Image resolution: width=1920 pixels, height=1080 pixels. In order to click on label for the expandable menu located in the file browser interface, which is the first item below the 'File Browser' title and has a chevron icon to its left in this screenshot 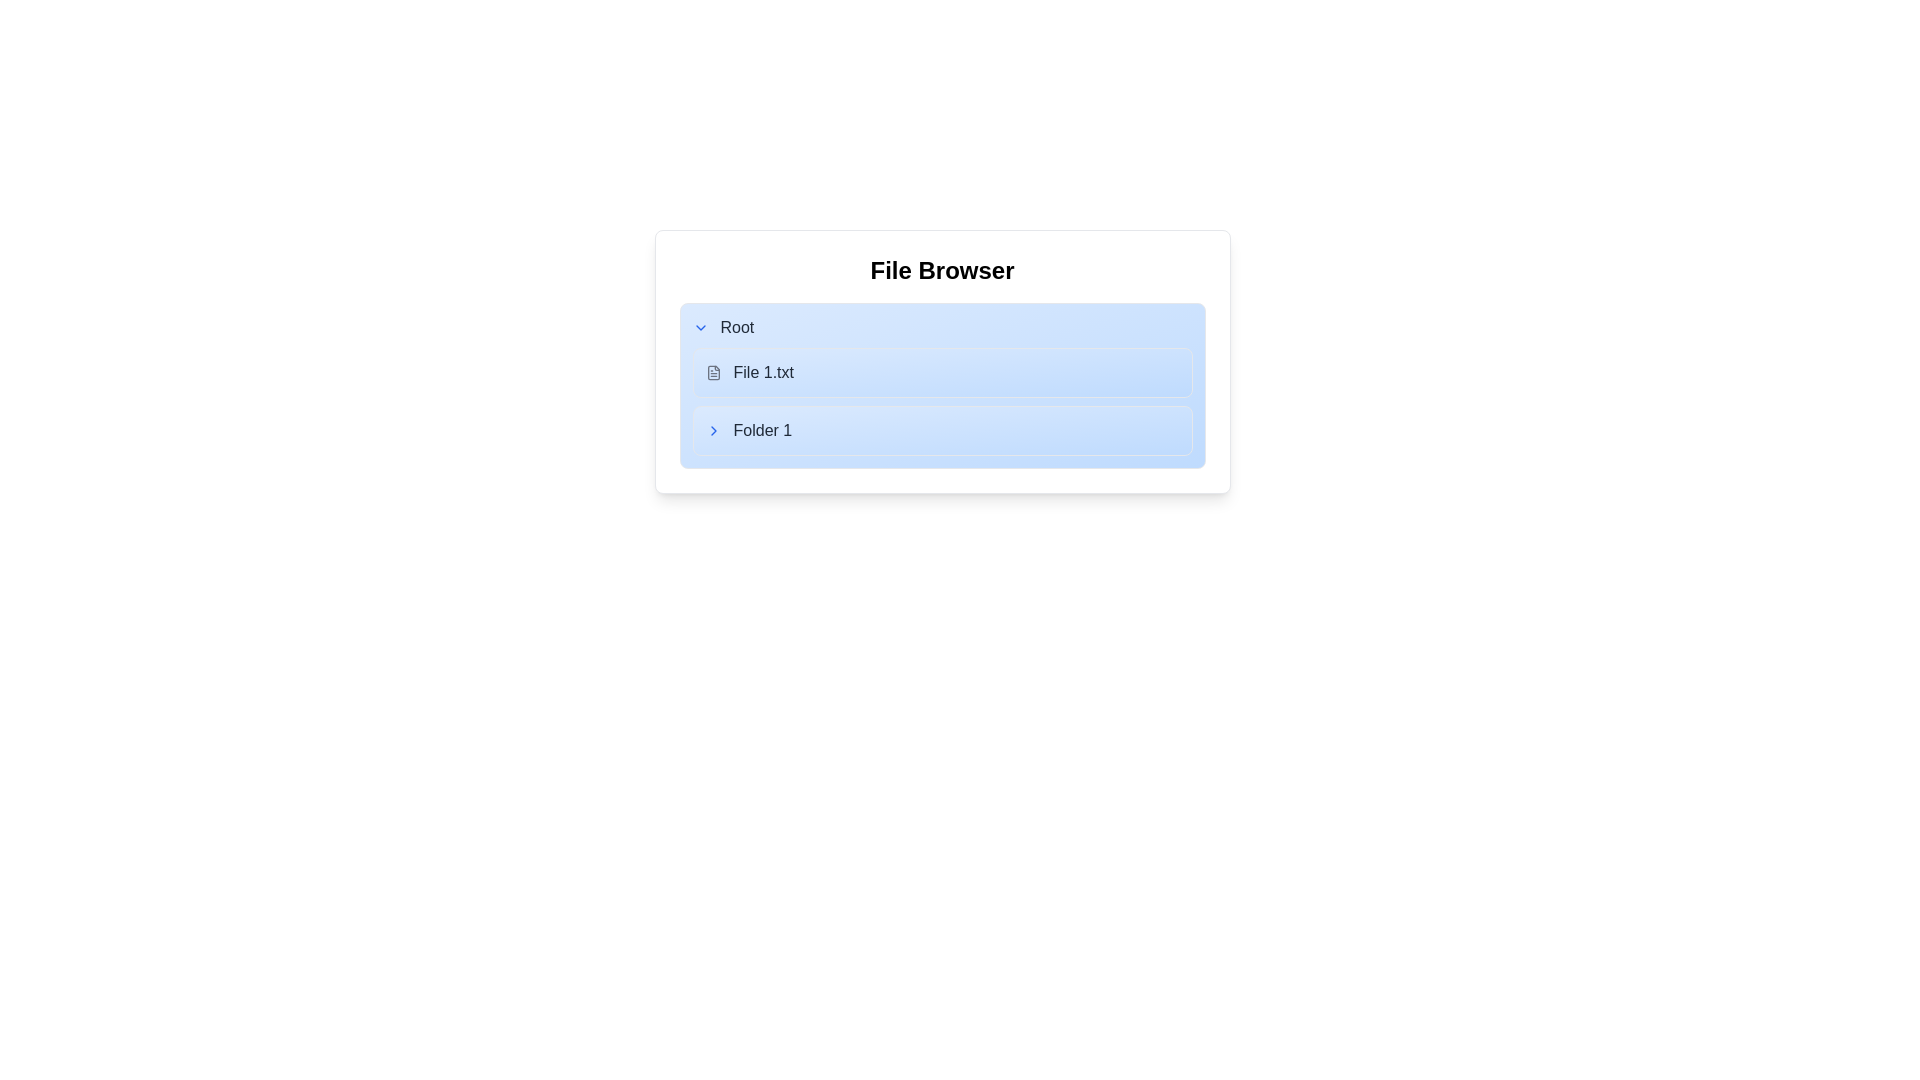, I will do `click(722, 326)`.